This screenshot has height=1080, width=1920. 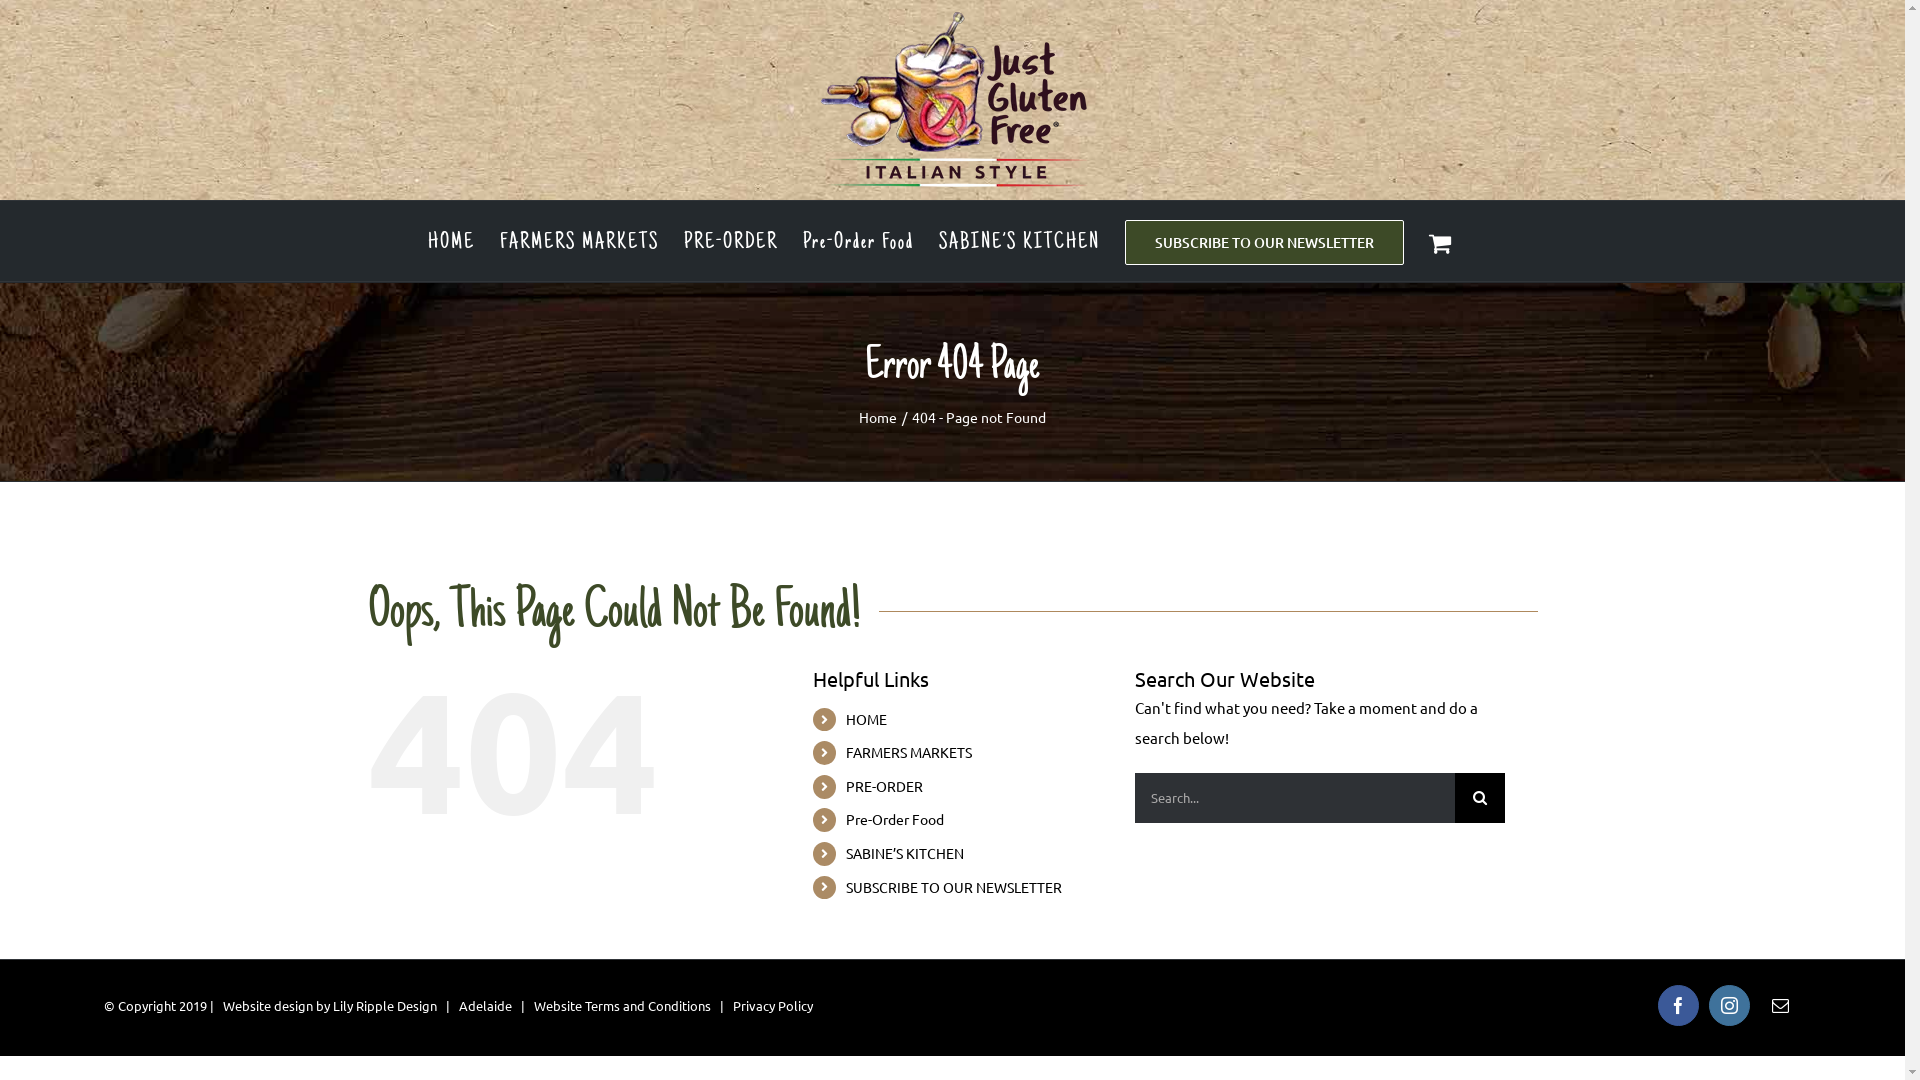 I want to click on 'Home', so click(x=878, y=415).